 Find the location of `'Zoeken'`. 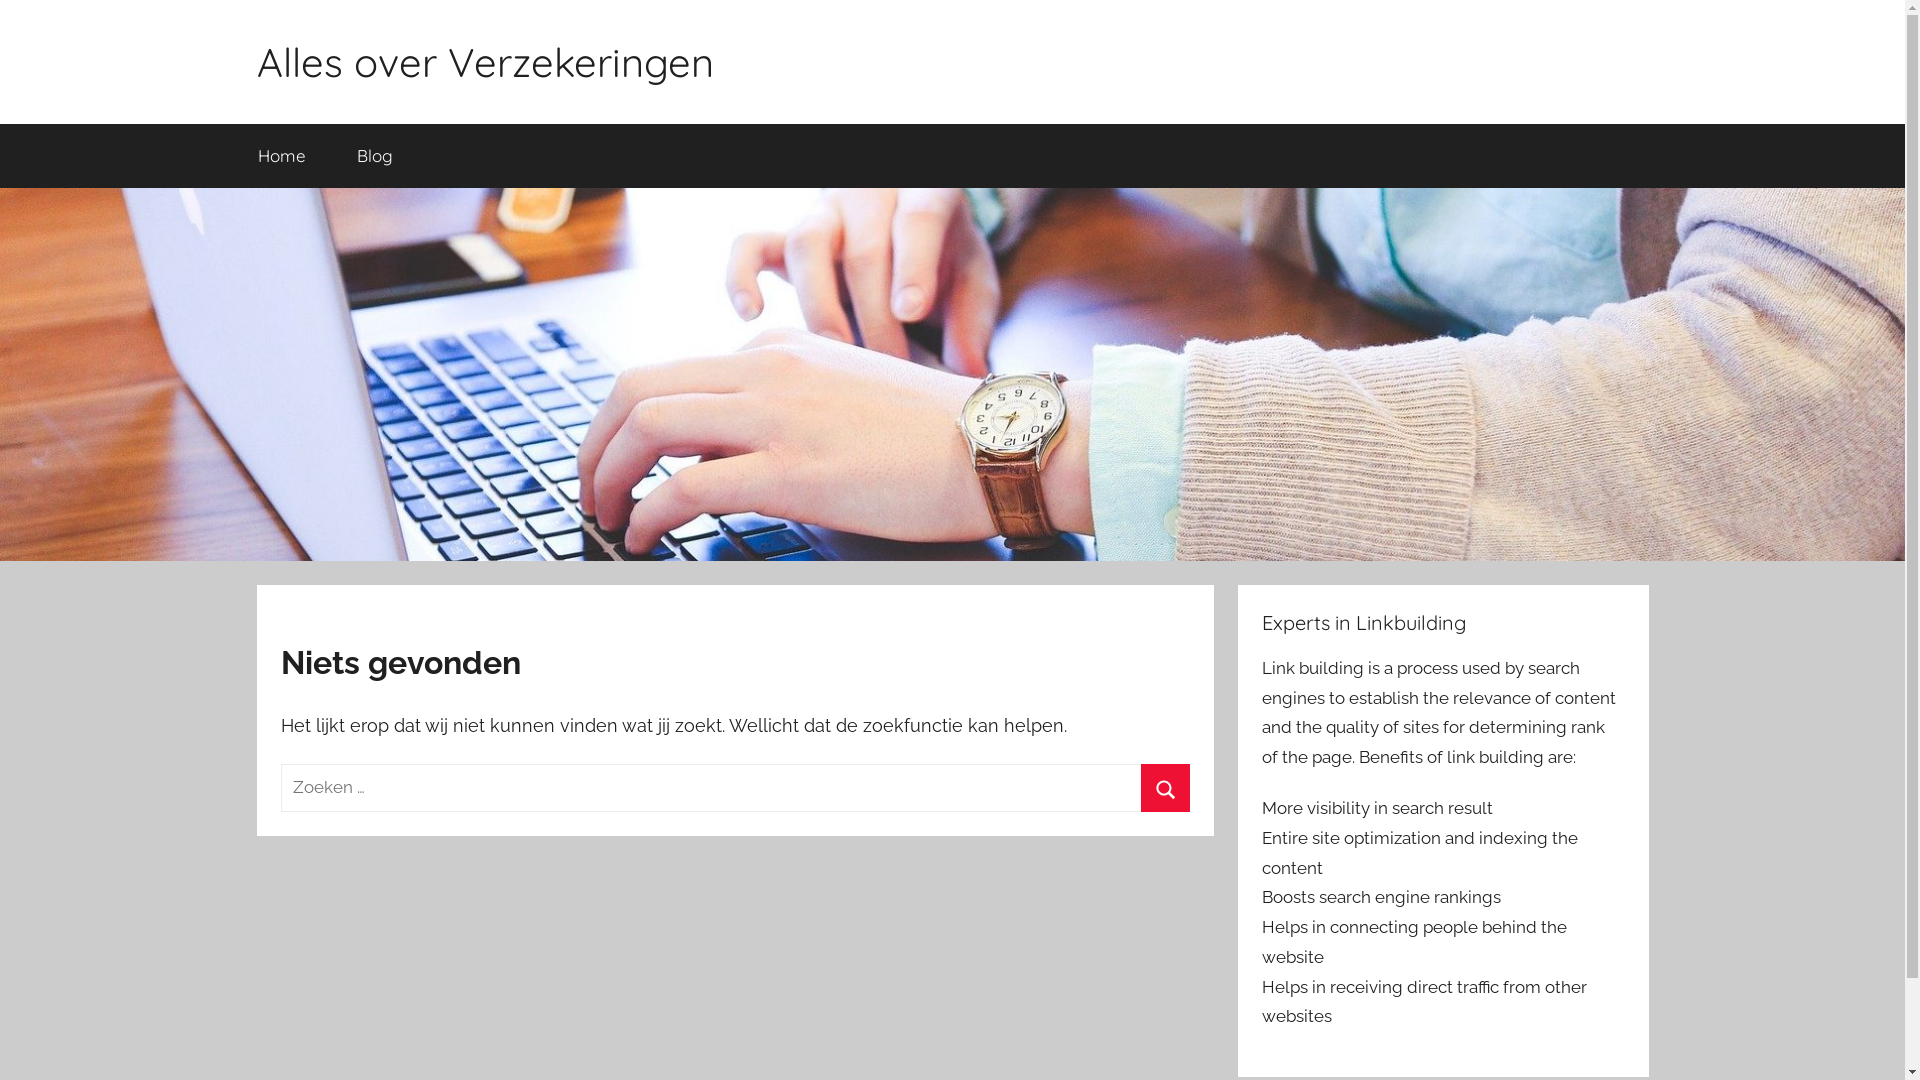

'Zoeken' is located at coordinates (1141, 787).